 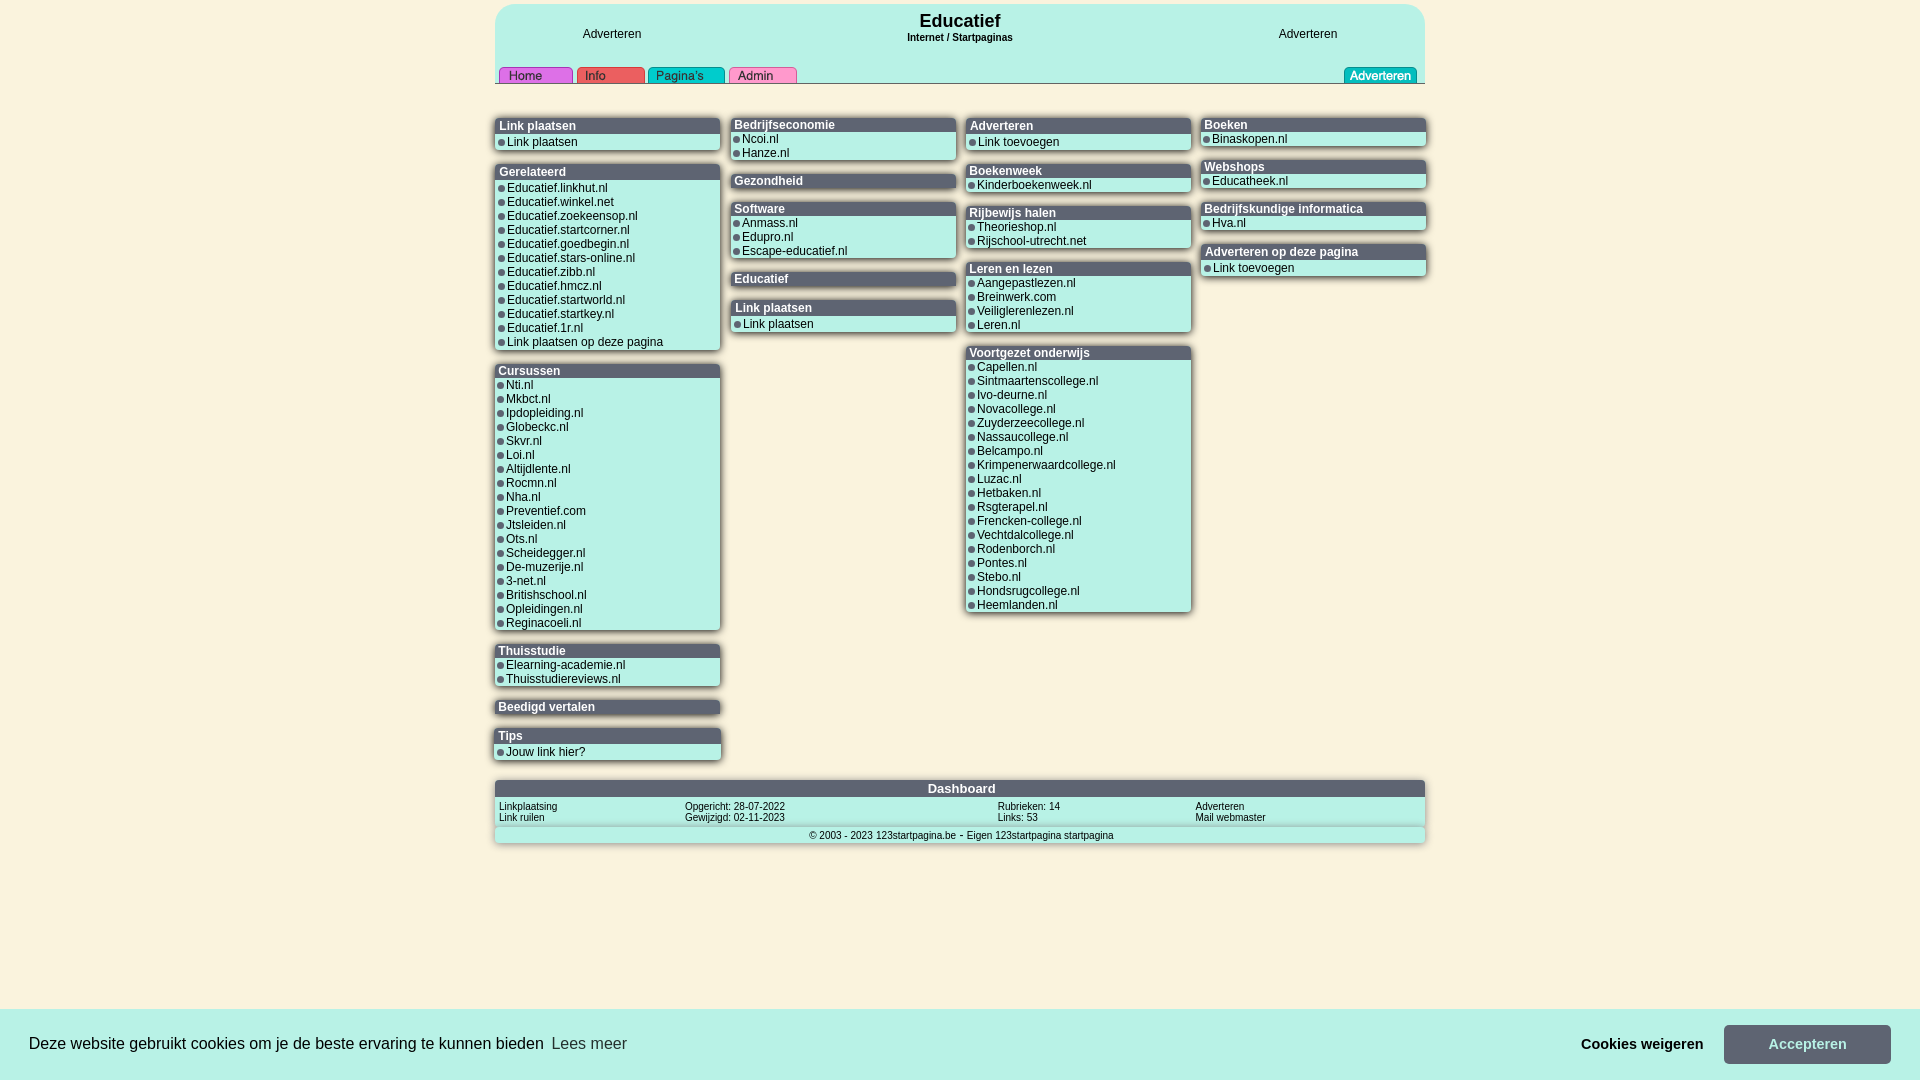 What do you see at coordinates (977, 282) in the screenshot?
I see `'Aangepastlezen.nl'` at bounding box center [977, 282].